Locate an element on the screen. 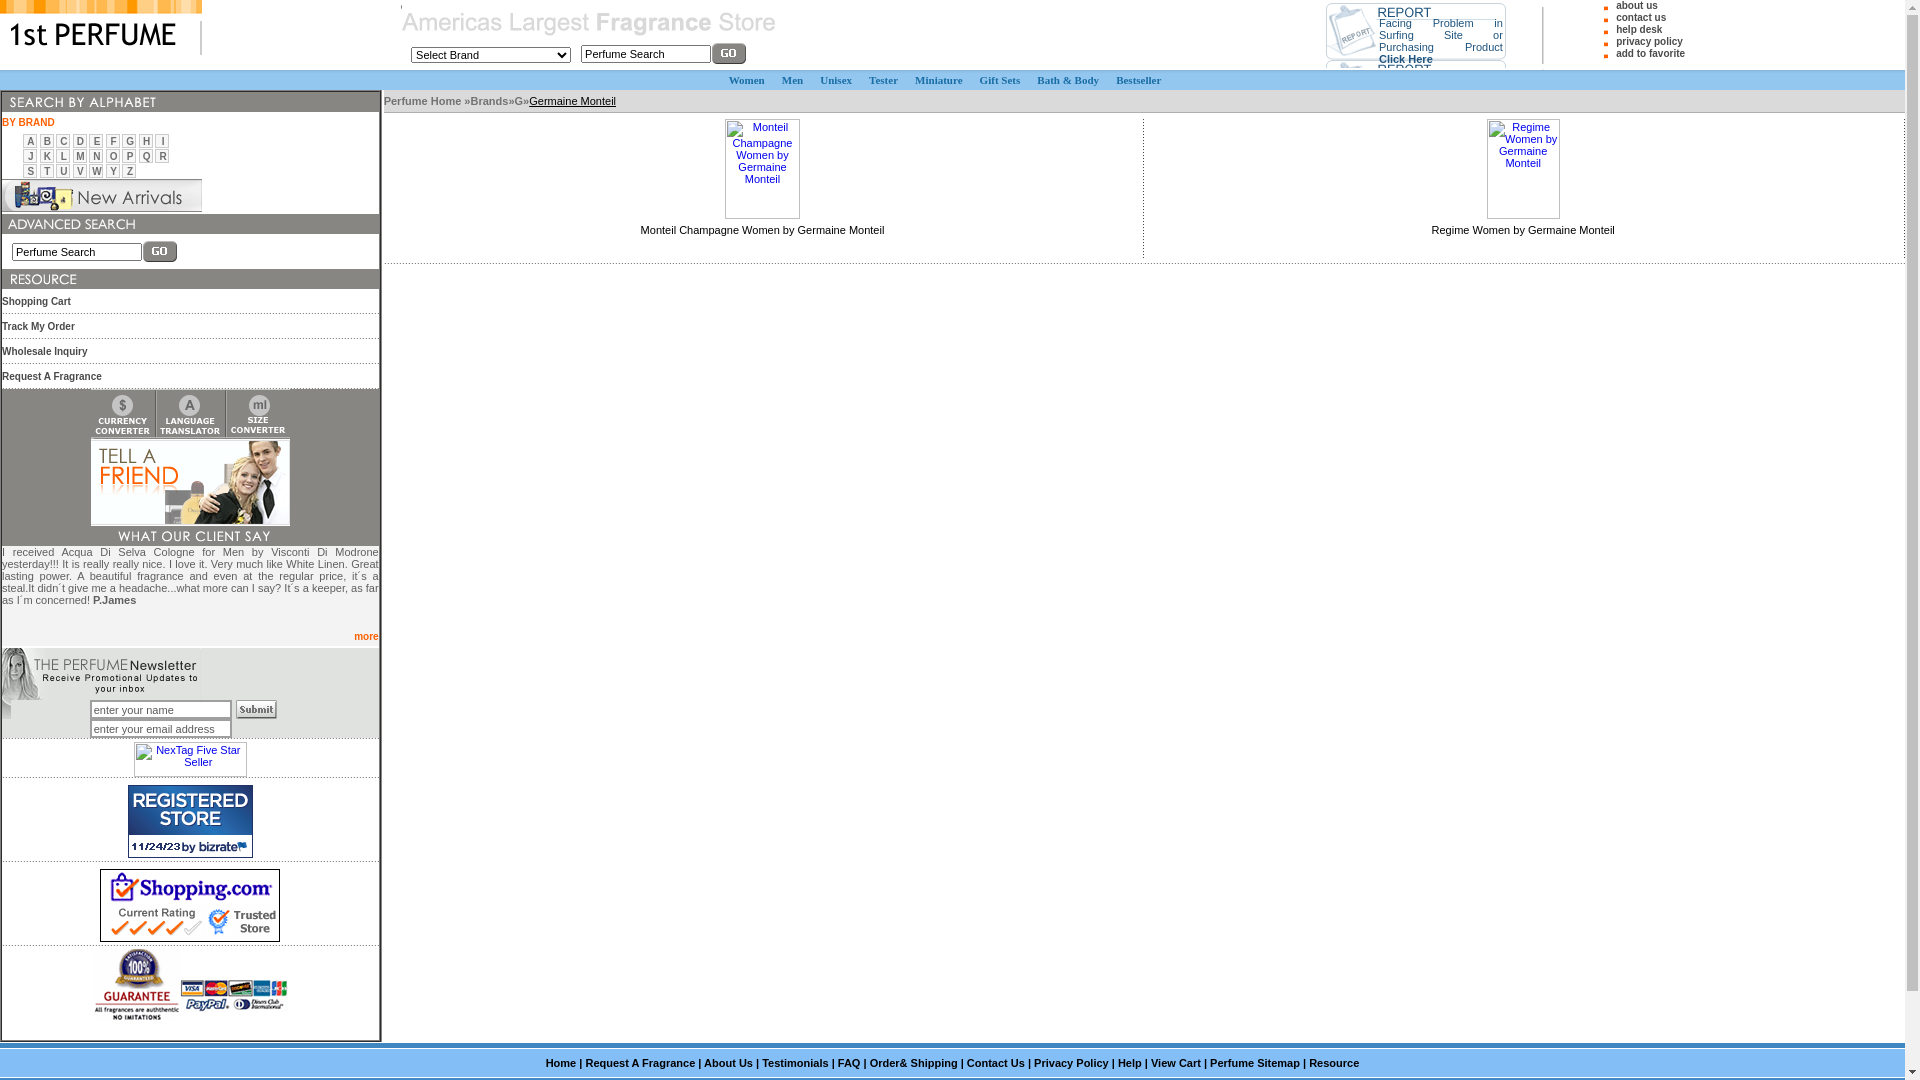 This screenshot has width=1920, height=1080. 'Request A Fragrance' is located at coordinates (584, 1062).